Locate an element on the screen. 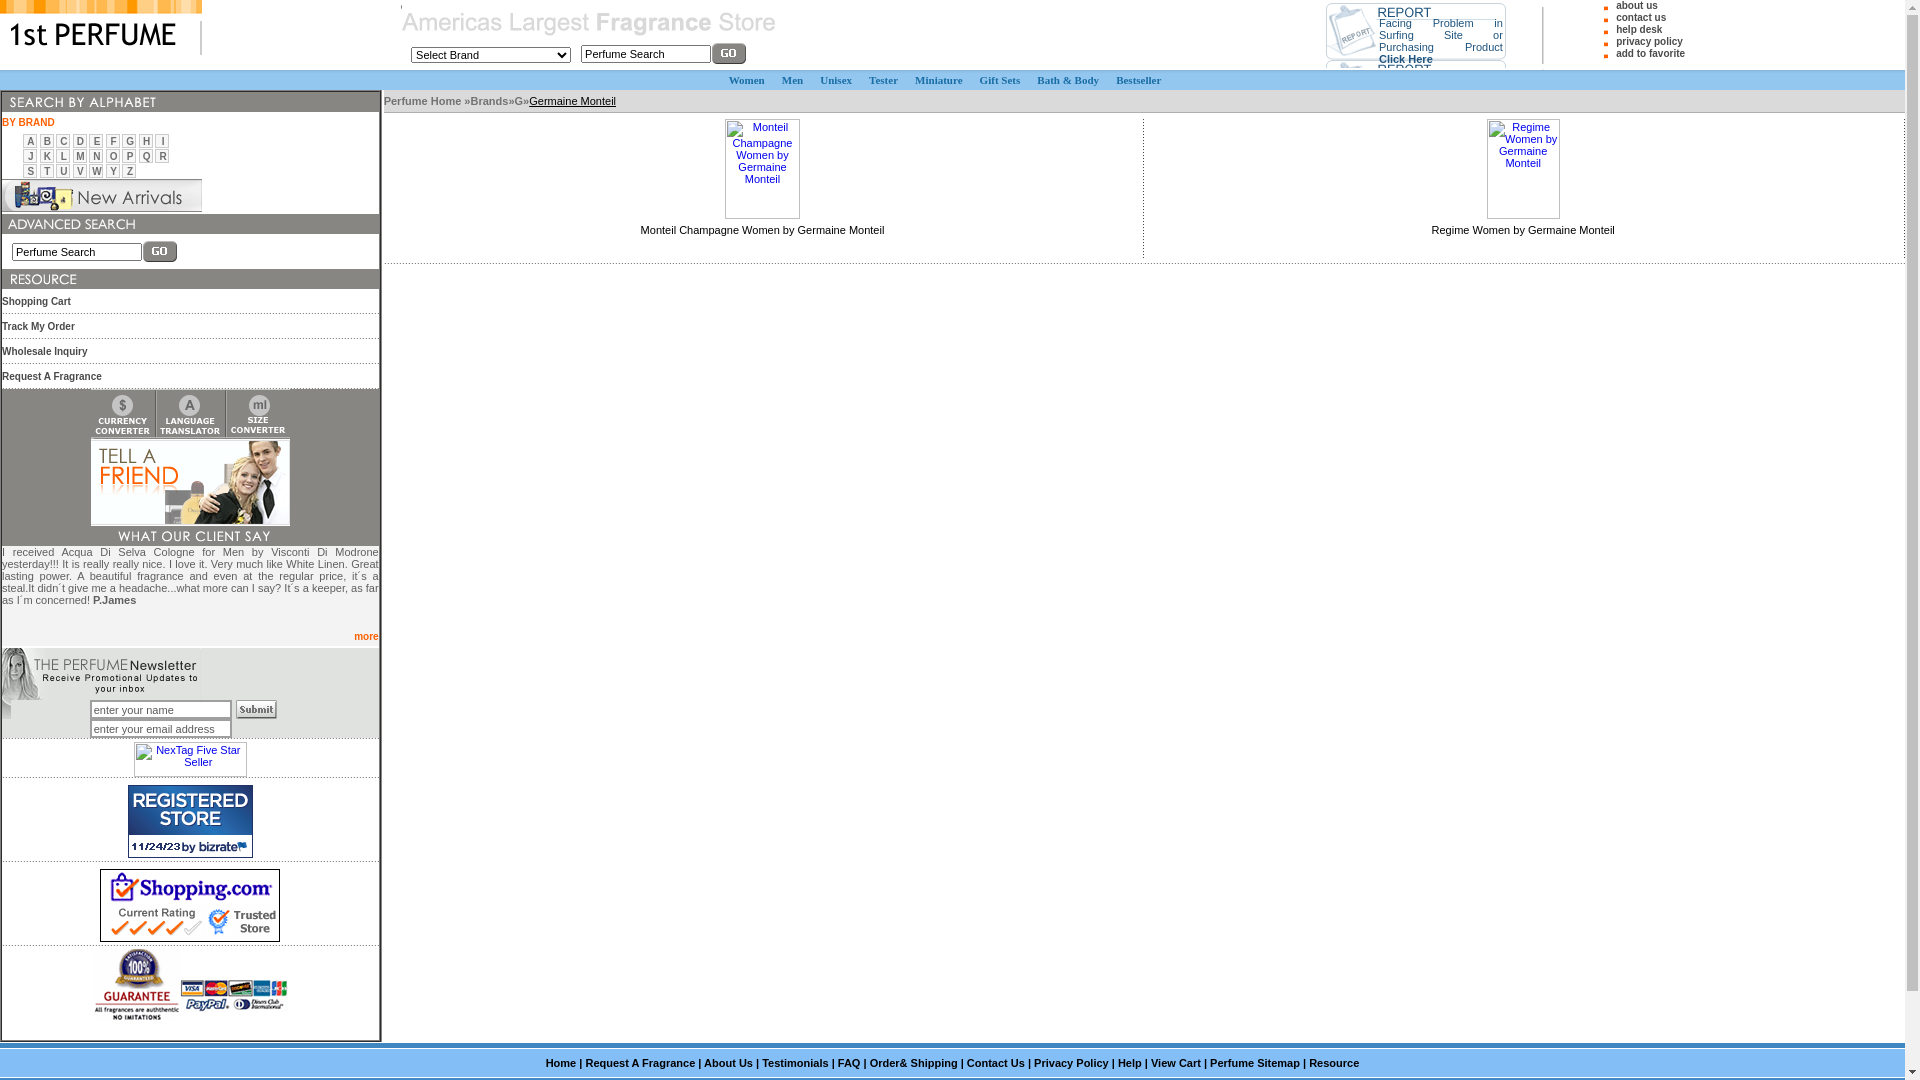 This screenshot has width=1920, height=1080. 'Request A Fragrance' is located at coordinates (584, 1062).